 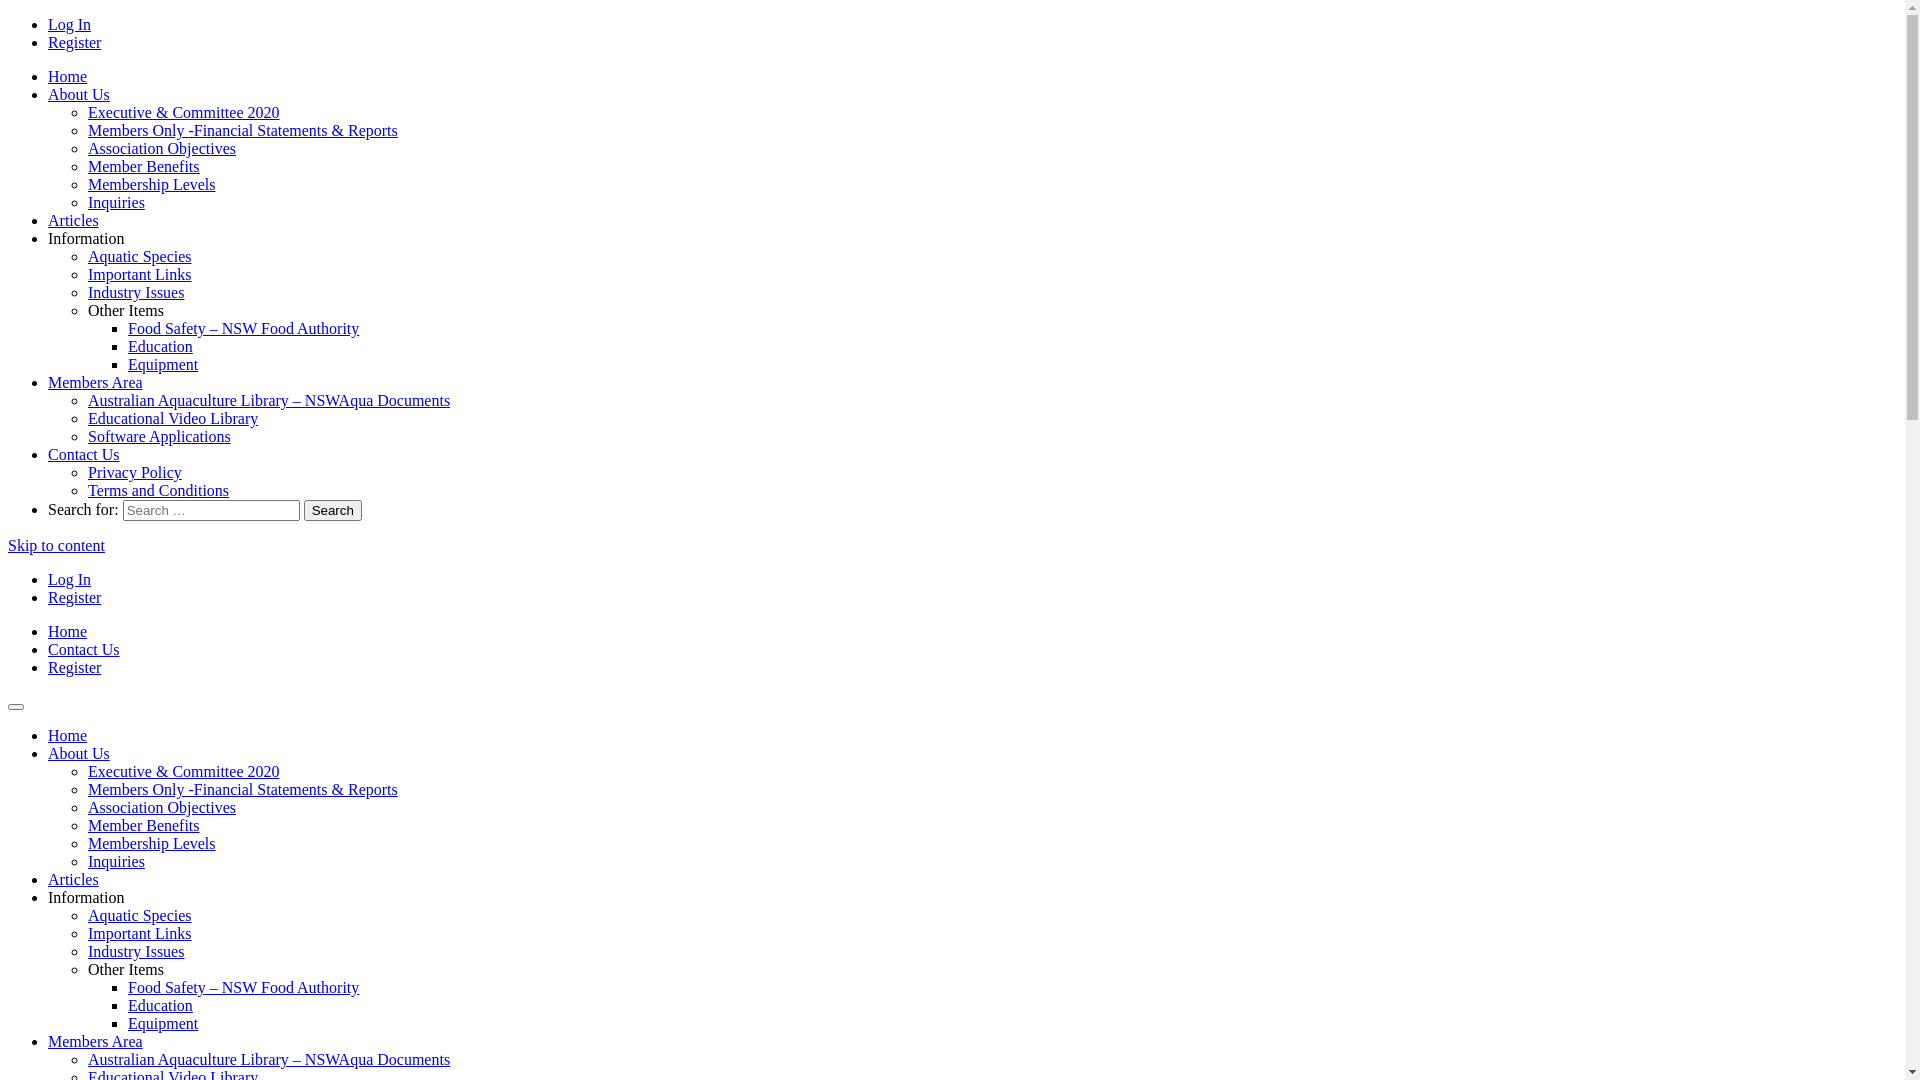 What do you see at coordinates (162, 806) in the screenshot?
I see `'Association Objectives'` at bounding box center [162, 806].